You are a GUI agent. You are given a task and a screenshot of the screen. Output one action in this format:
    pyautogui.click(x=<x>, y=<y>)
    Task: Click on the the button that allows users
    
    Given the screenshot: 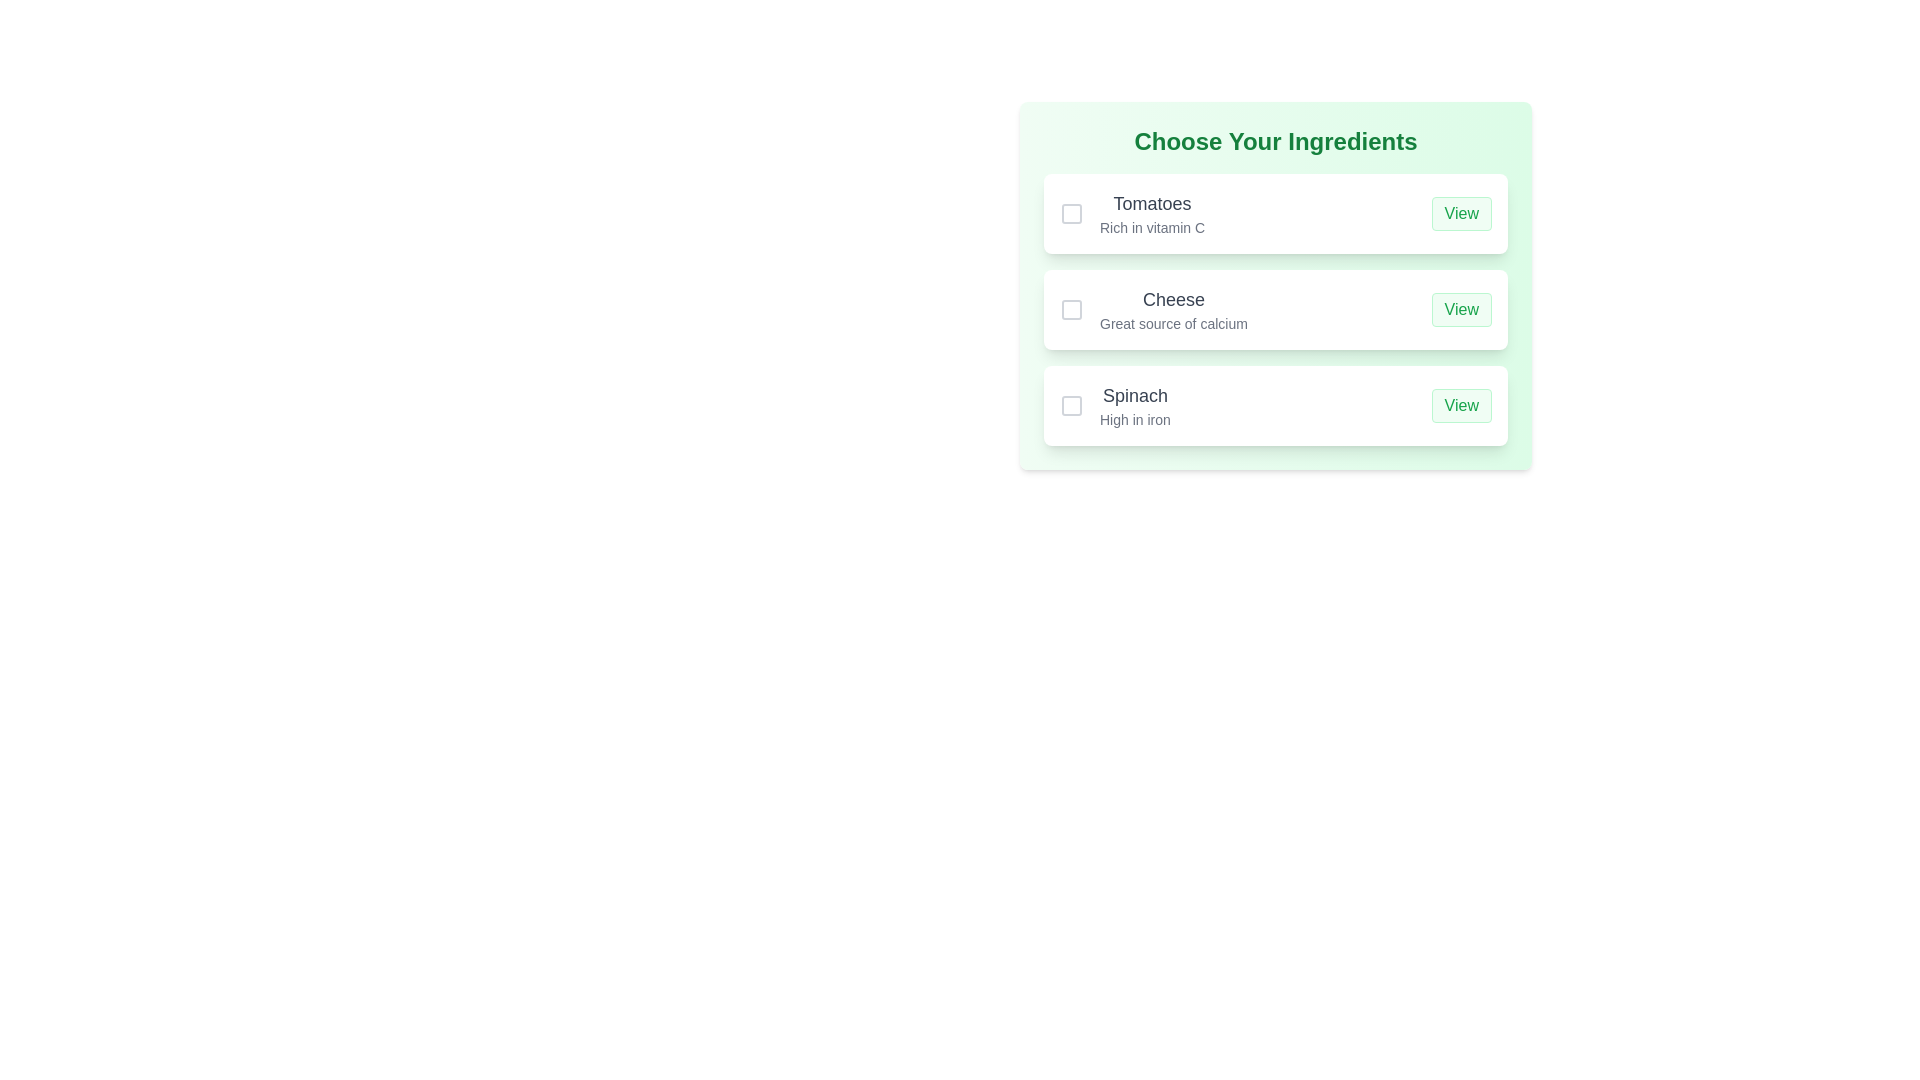 What is the action you would take?
    pyautogui.click(x=1461, y=213)
    